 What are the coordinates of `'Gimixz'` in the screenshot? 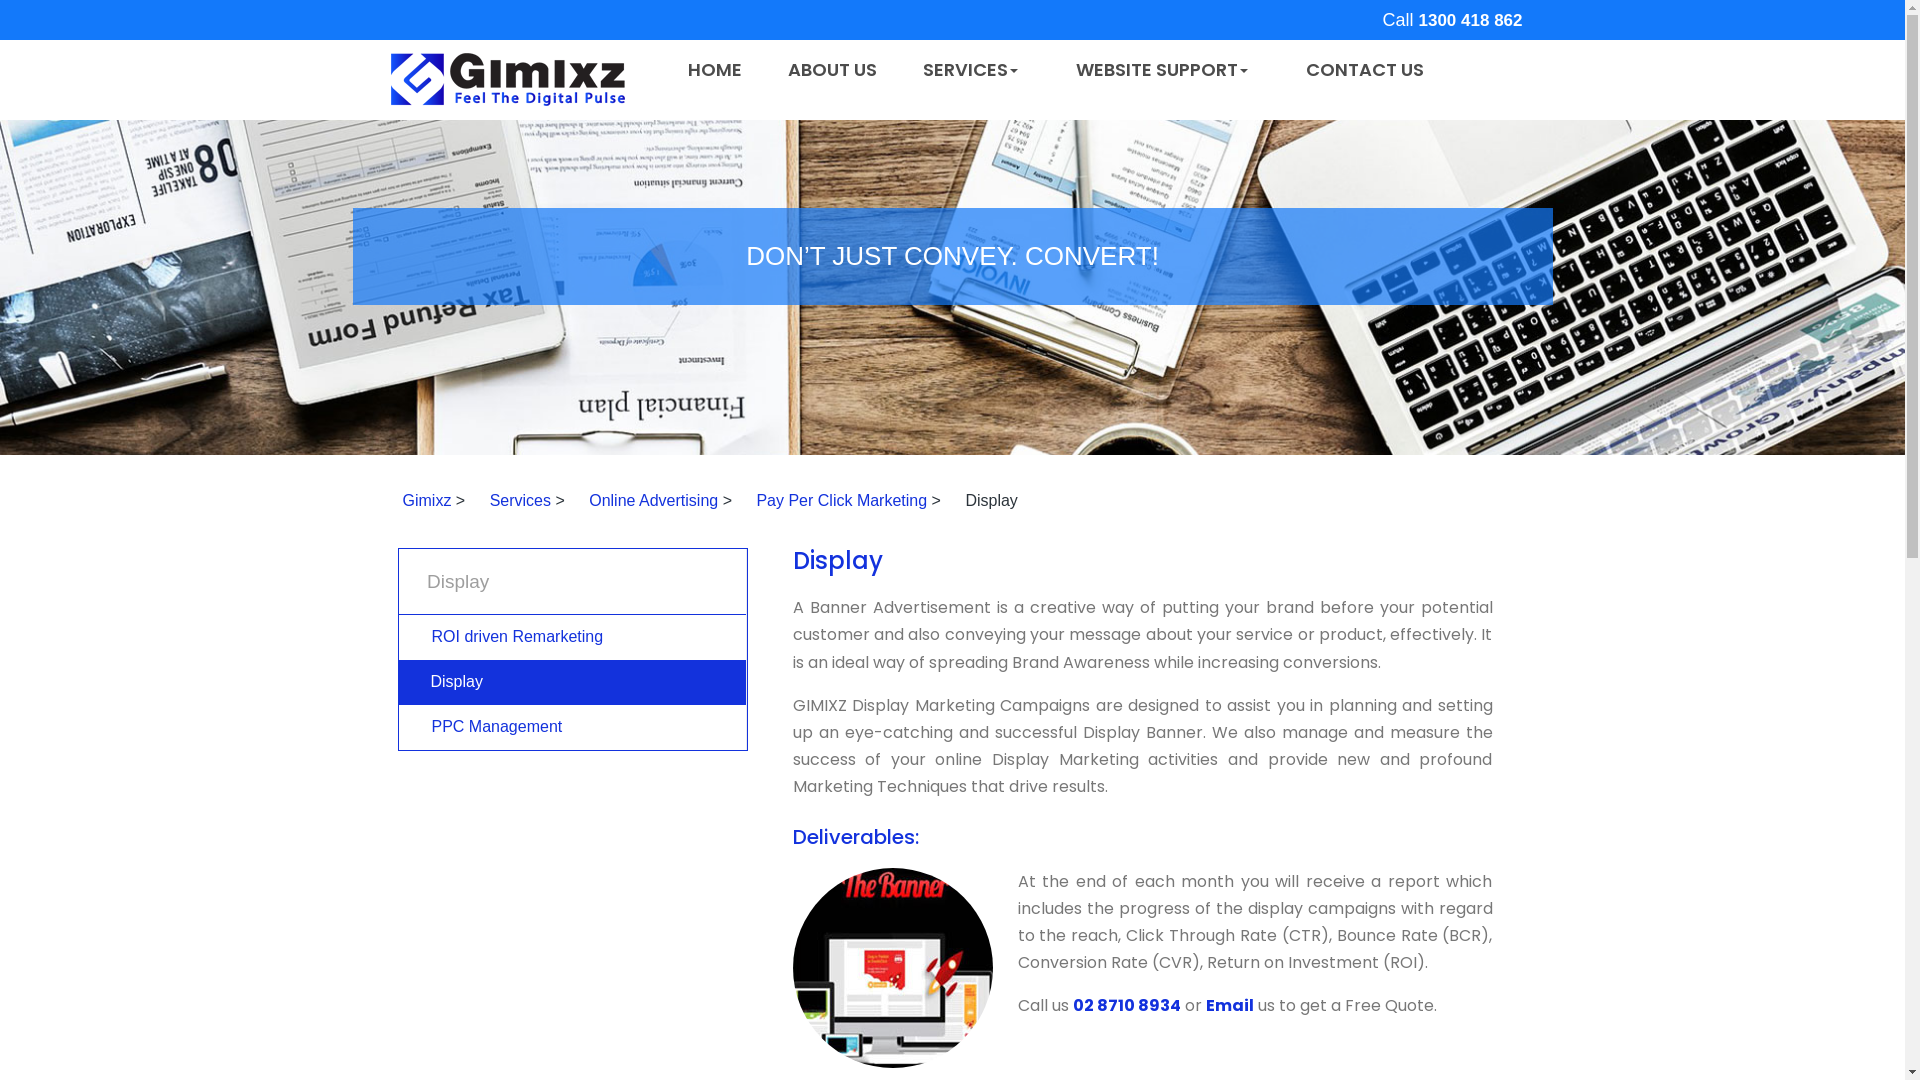 It's located at (392, 499).